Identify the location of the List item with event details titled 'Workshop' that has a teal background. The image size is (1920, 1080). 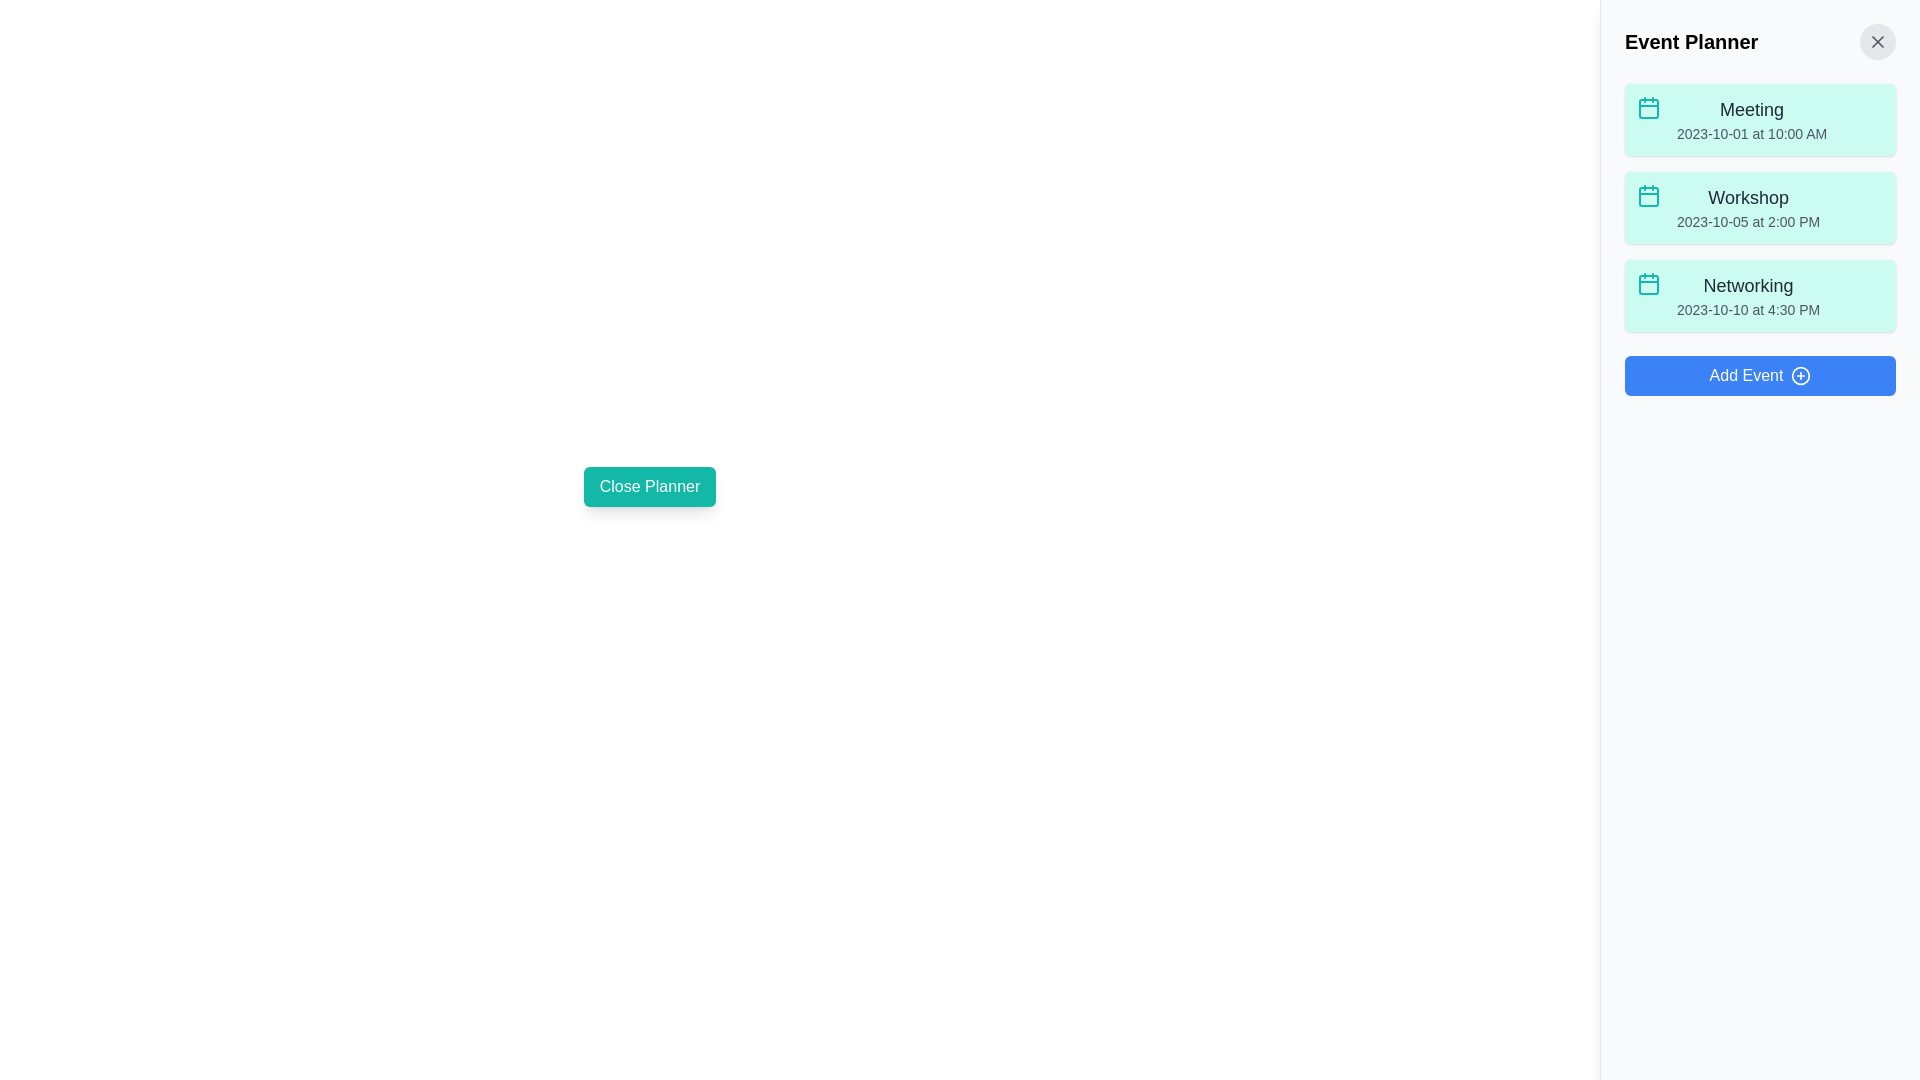
(1760, 208).